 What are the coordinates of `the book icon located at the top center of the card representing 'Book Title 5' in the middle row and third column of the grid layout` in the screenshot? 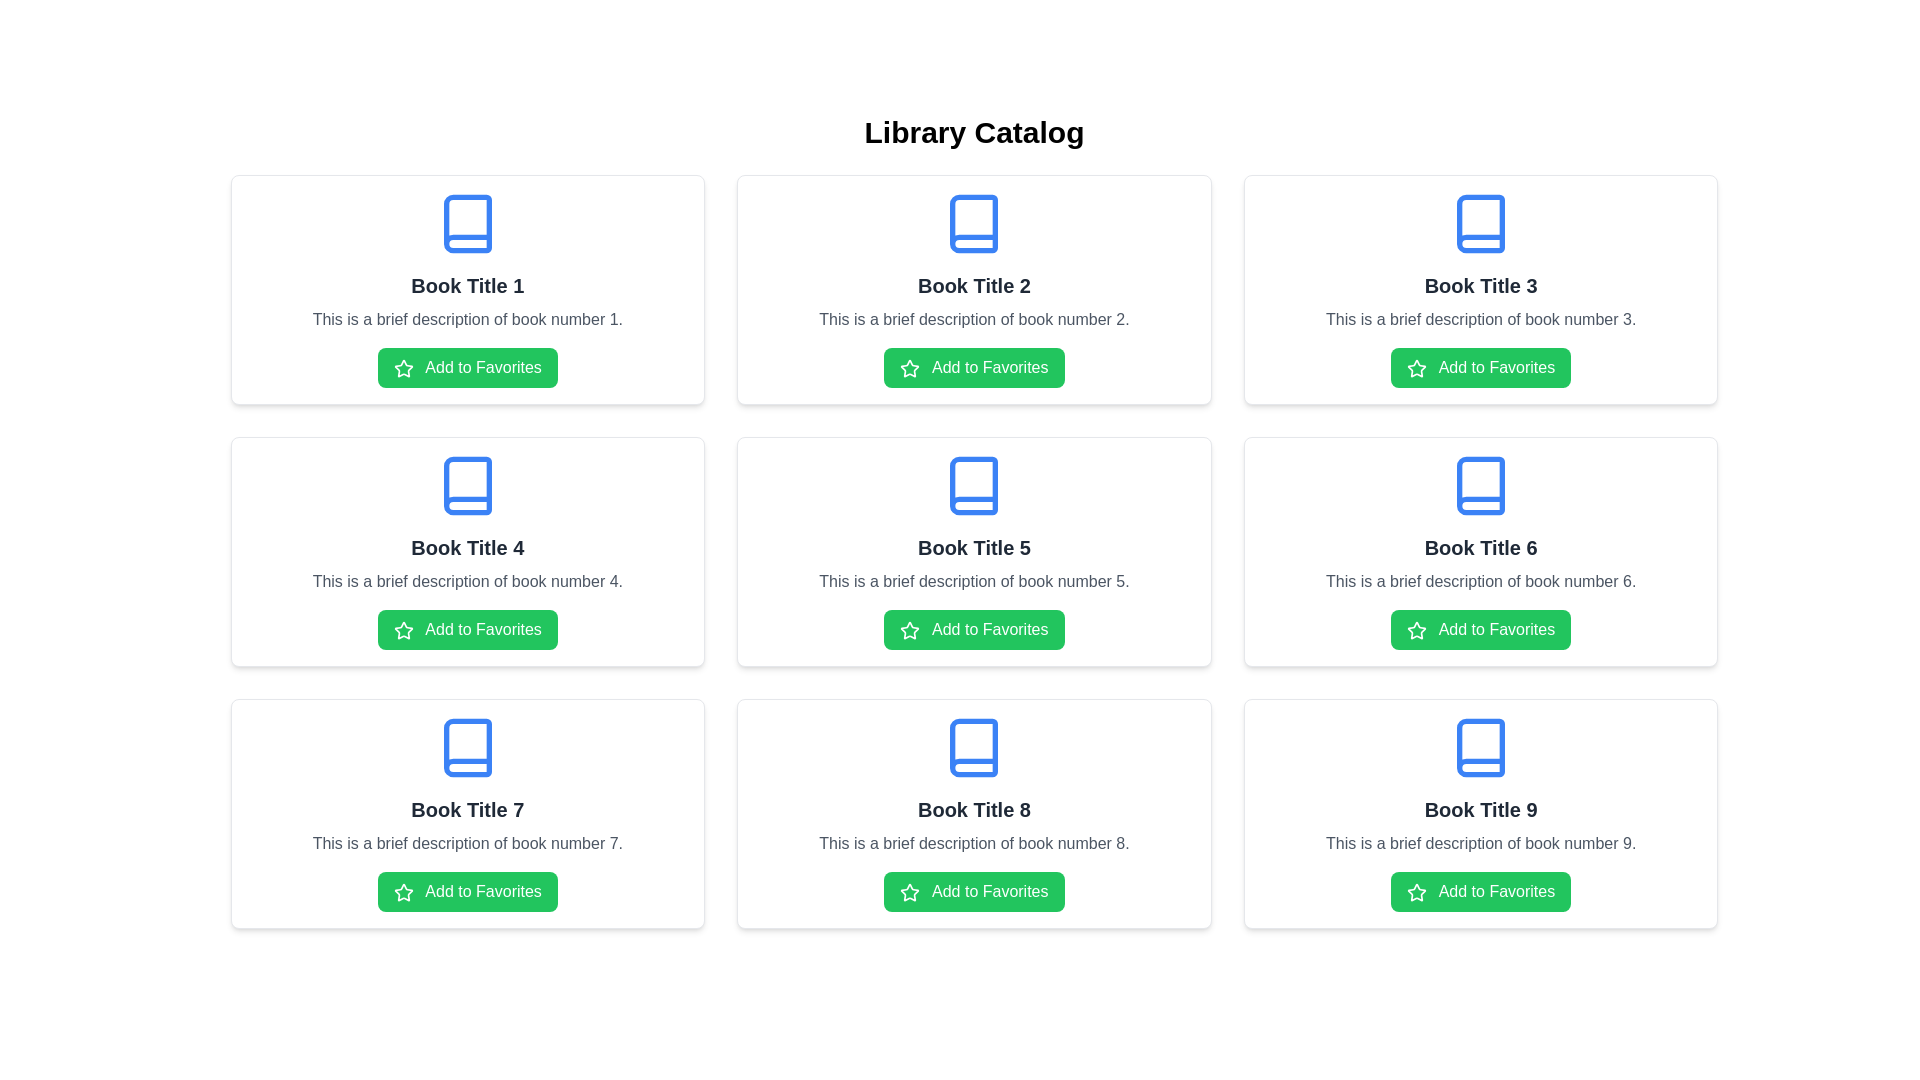 It's located at (974, 486).